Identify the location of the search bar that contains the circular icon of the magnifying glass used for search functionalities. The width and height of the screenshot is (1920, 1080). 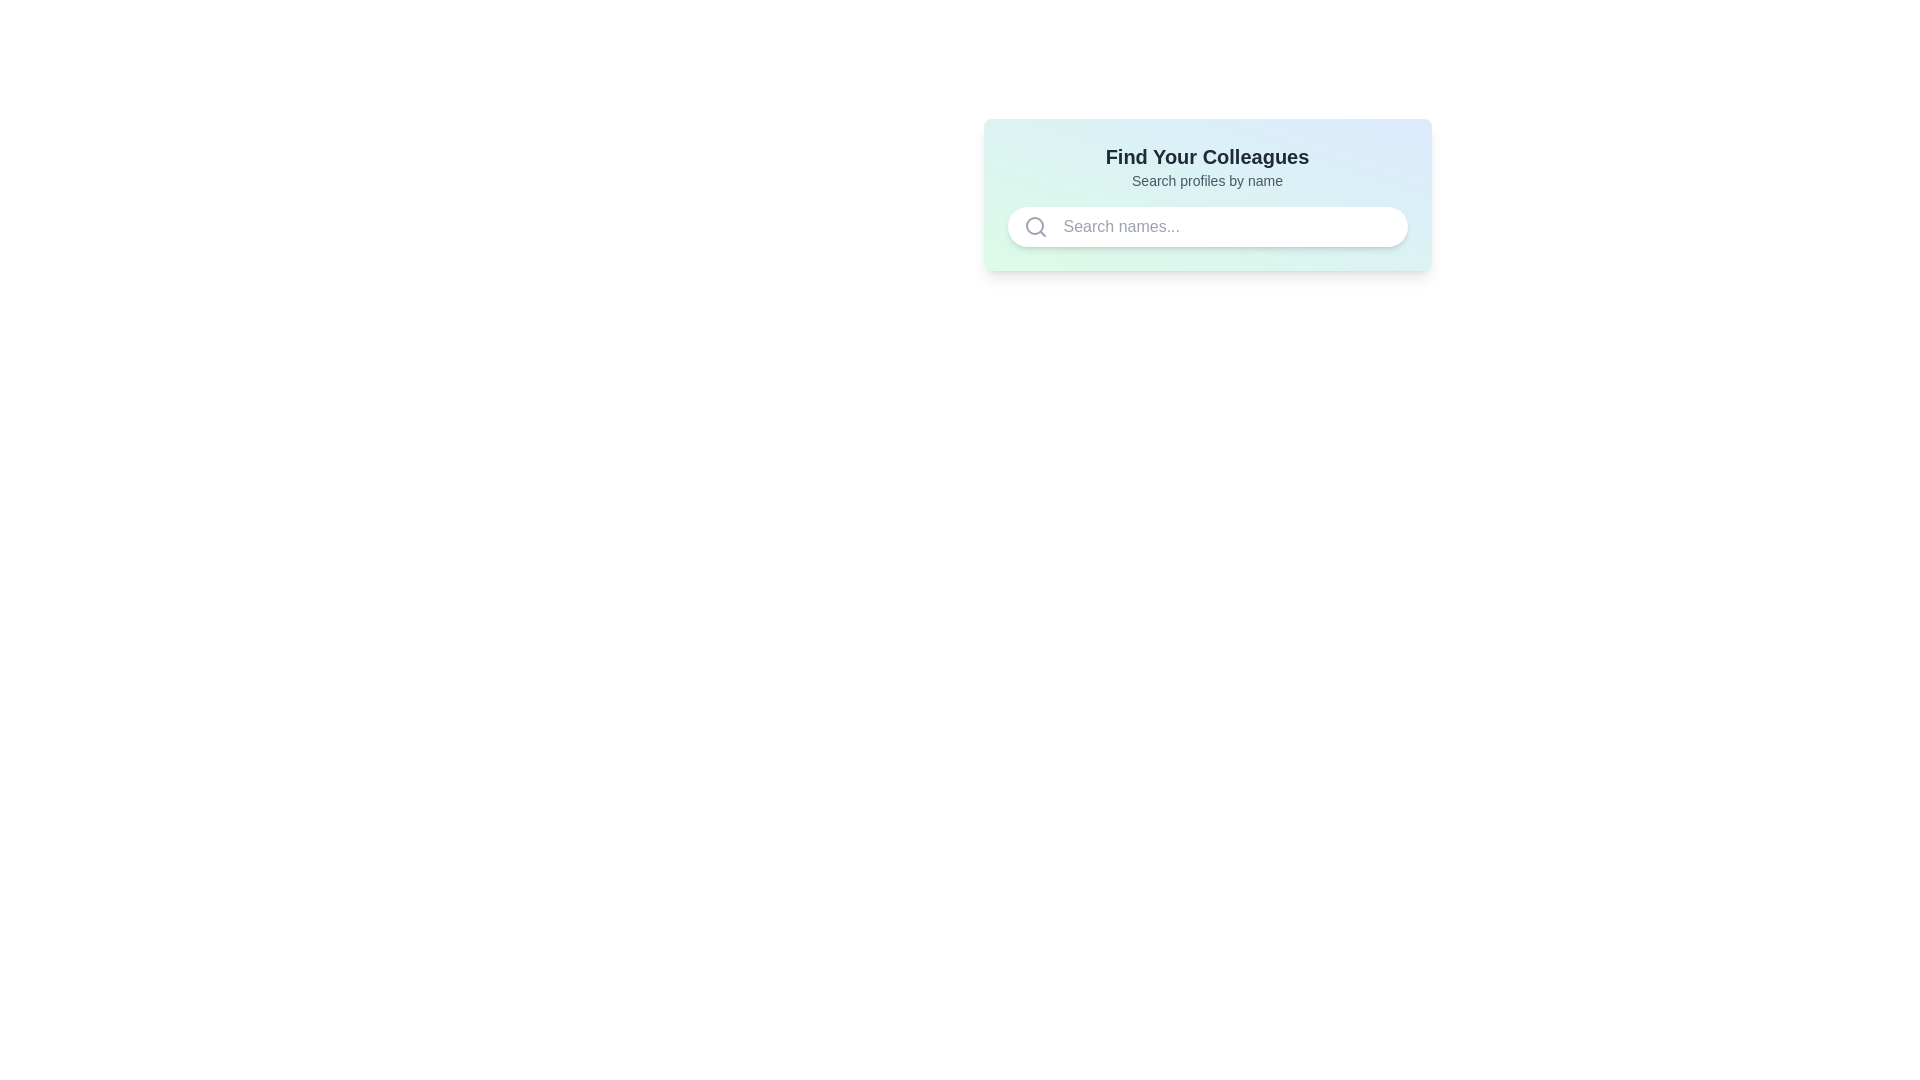
(1034, 225).